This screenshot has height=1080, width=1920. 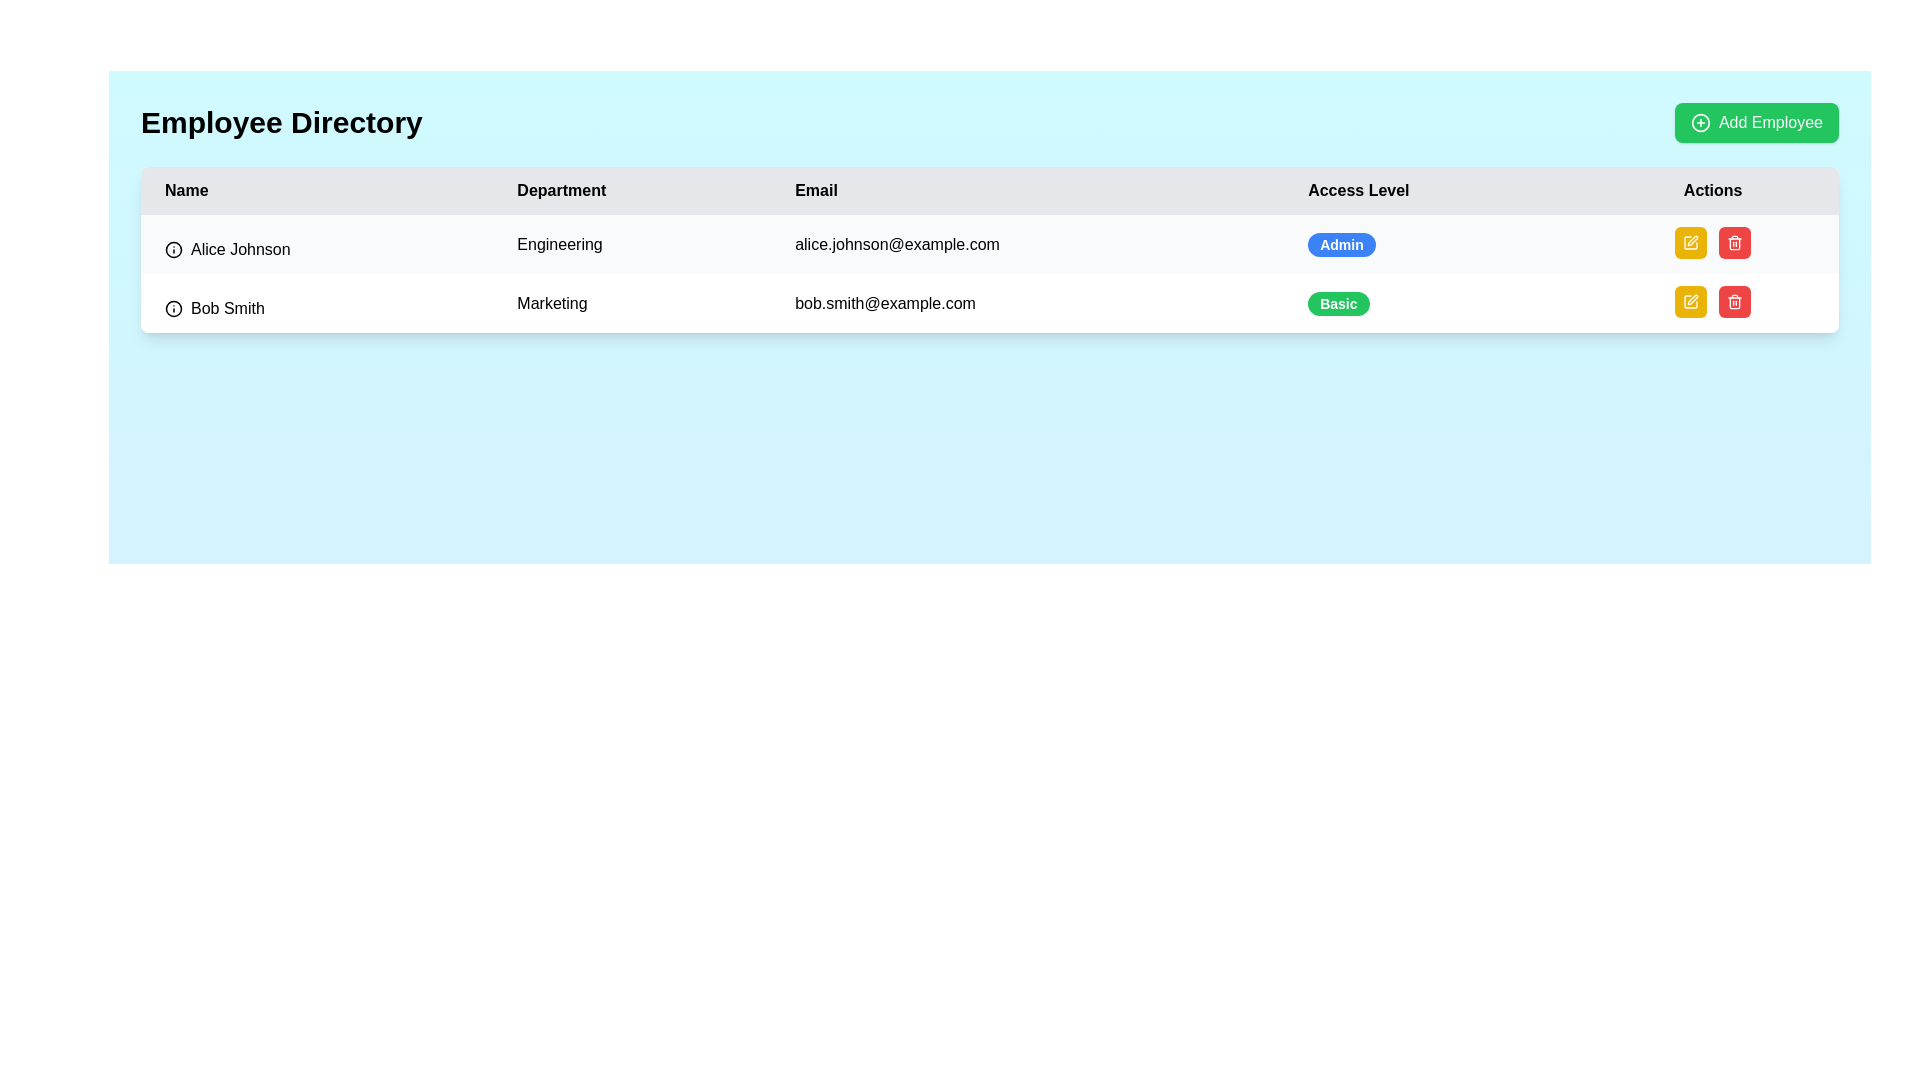 What do you see at coordinates (1027, 303) in the screenshot?
I see `the email address displayed in the third cell of the second row of the table, positioned under the 'Email' column, immediately right of the 'Marketing' cell` at bounding box center [1027, 303].